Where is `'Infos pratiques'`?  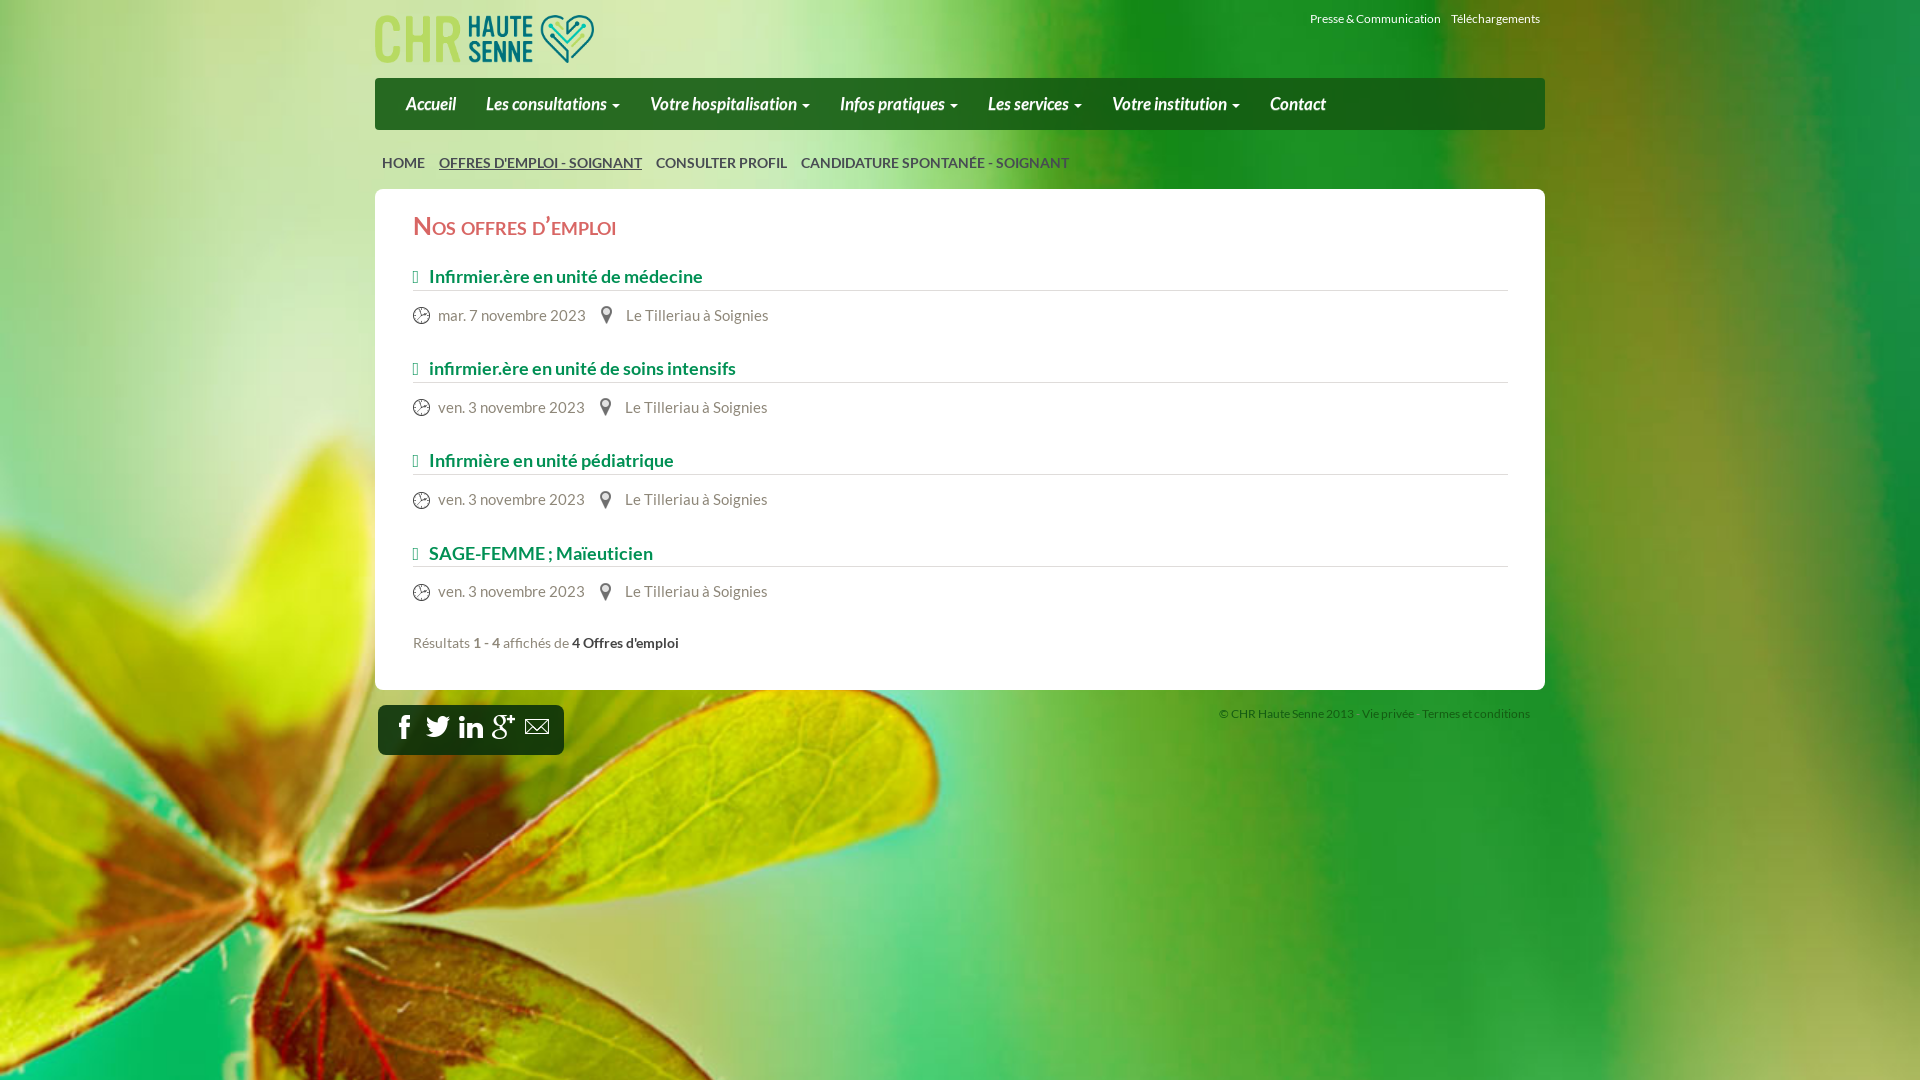
'Infos pratiques' is located at coordinates (897, 104).